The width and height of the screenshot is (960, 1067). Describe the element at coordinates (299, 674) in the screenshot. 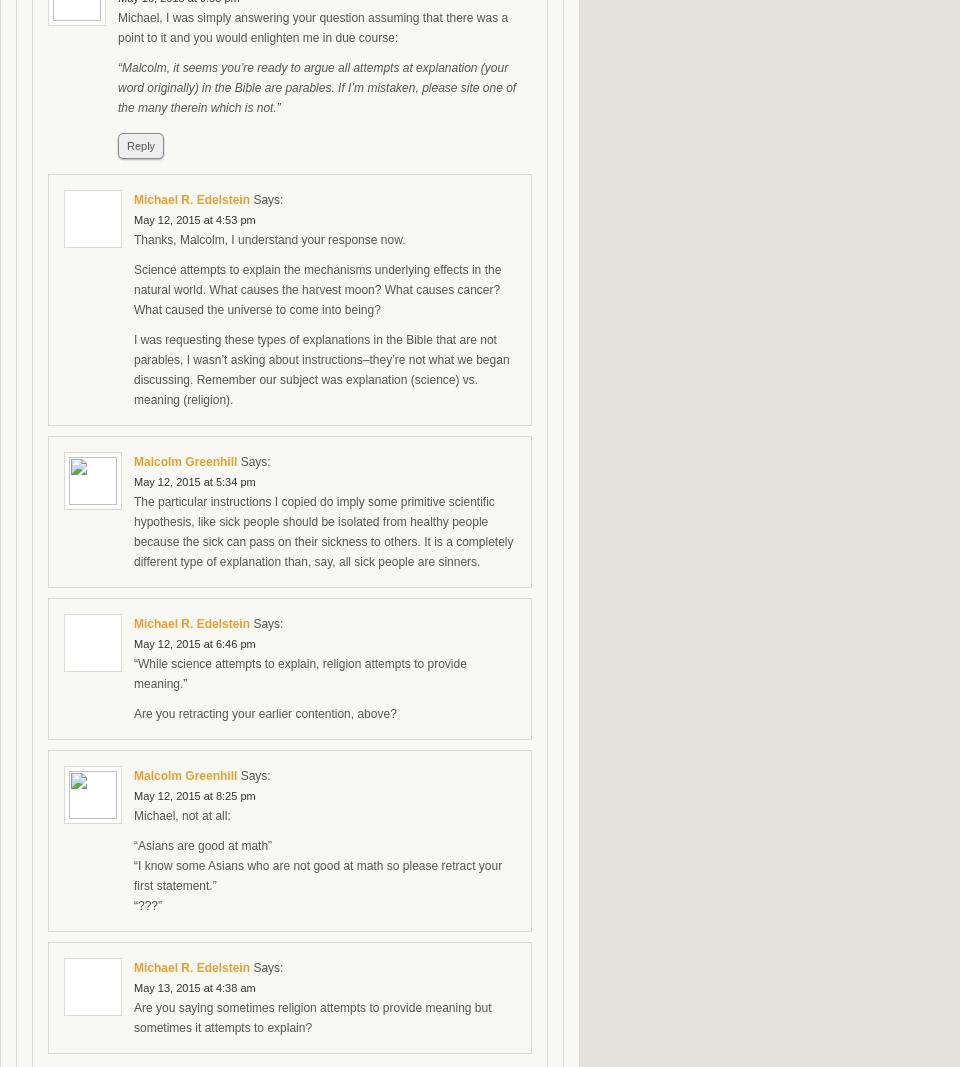

I see `'“While science attempts to explain, religion attempts to provide meaning.”'` at that location.